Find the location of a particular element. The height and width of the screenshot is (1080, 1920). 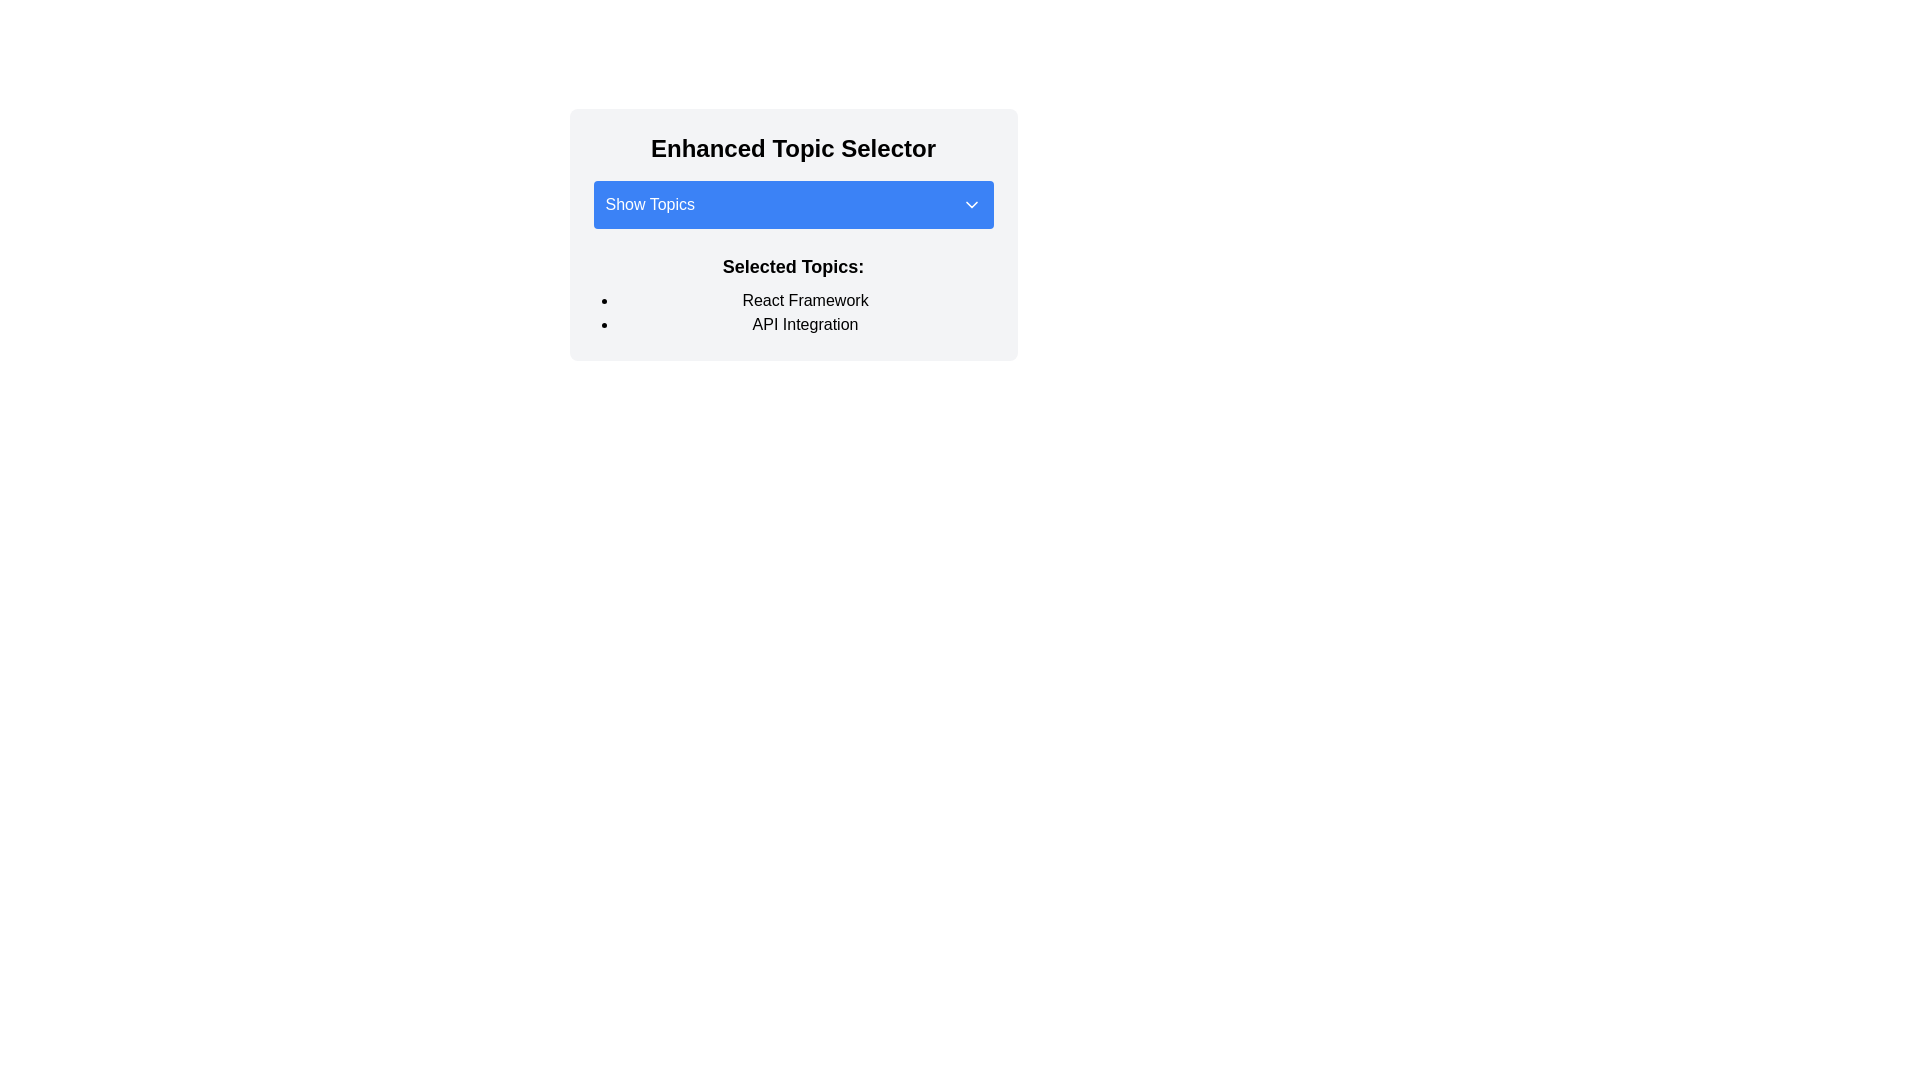

the list item containing the text 'API Integration', which is the second item in the bulleted list under the 'Selected Topics' section is located at coordinates (805, 323).